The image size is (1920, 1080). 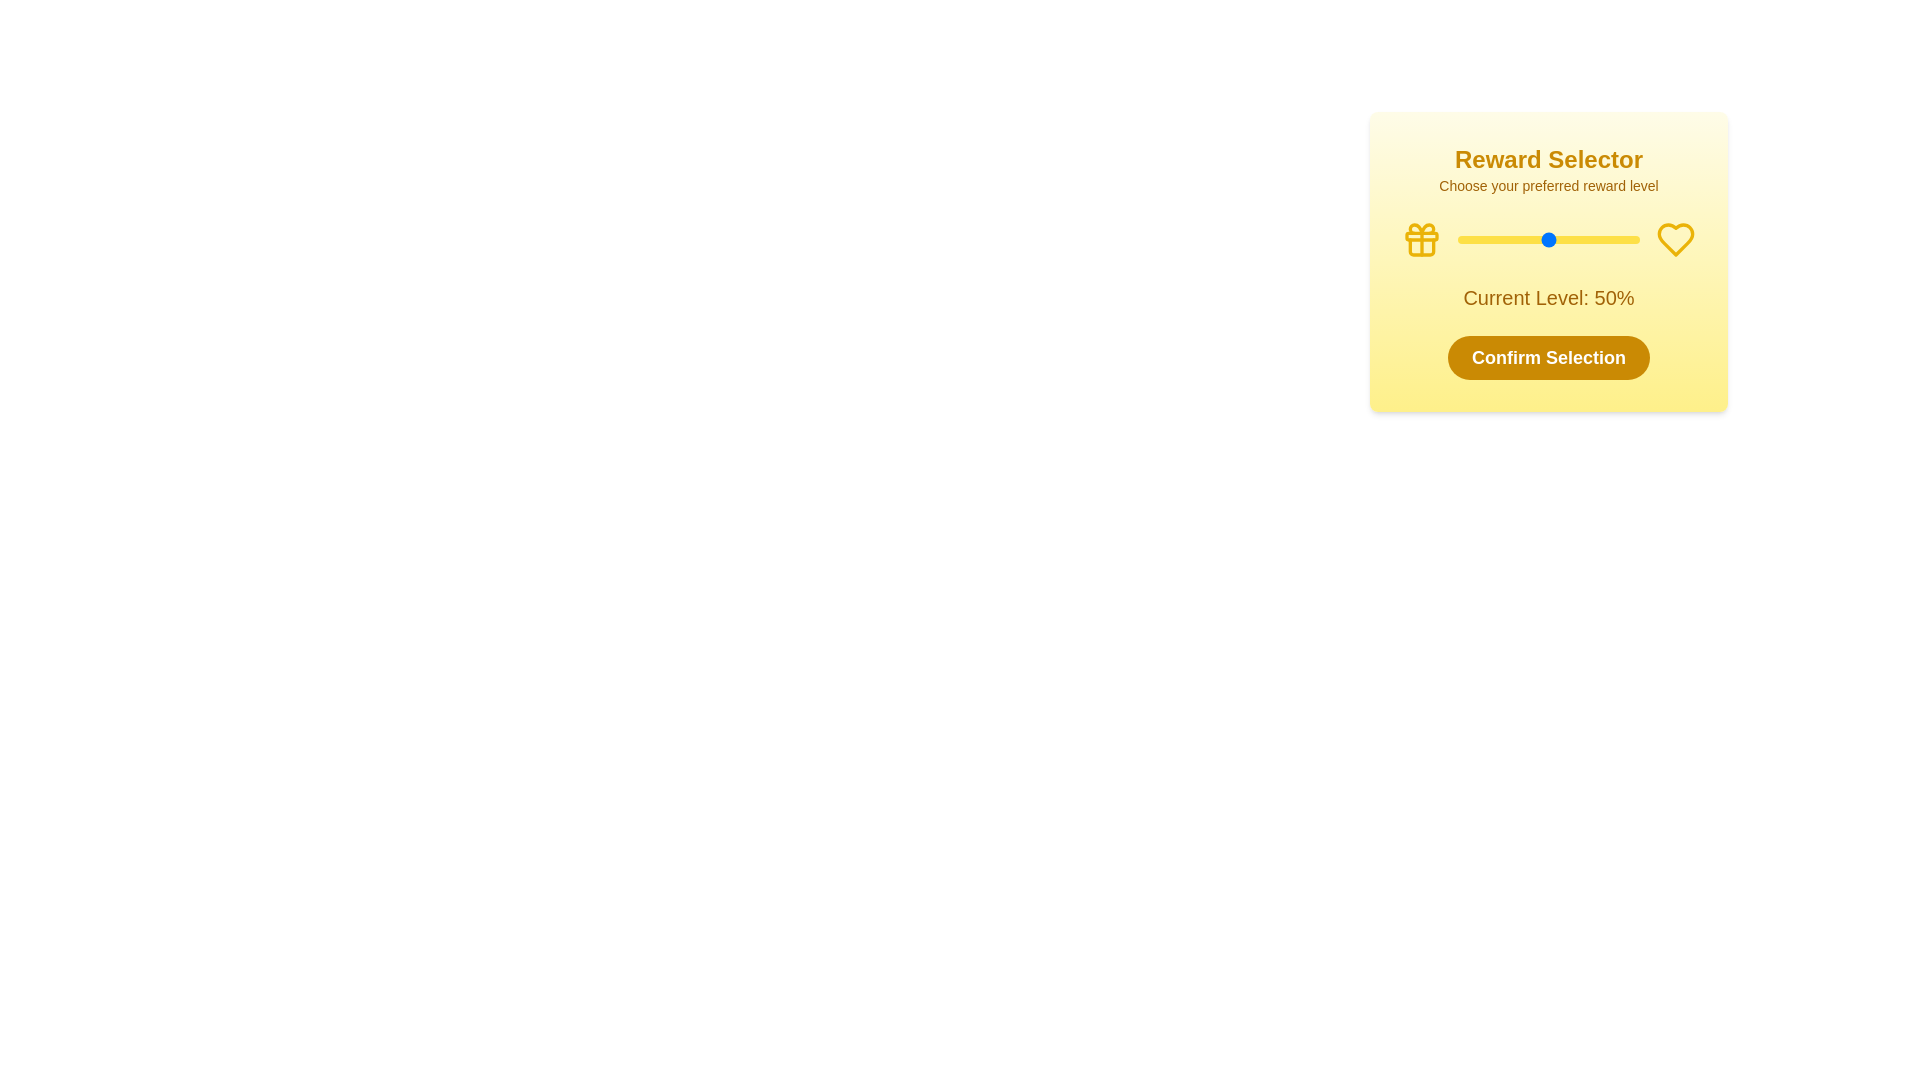 What do you see at coordinates (1548, 357) in the screenshot?
I see `the confirm button located at the bottom of the reward adjustment interface to observe its hover state` at bounding box center [1548, 357].